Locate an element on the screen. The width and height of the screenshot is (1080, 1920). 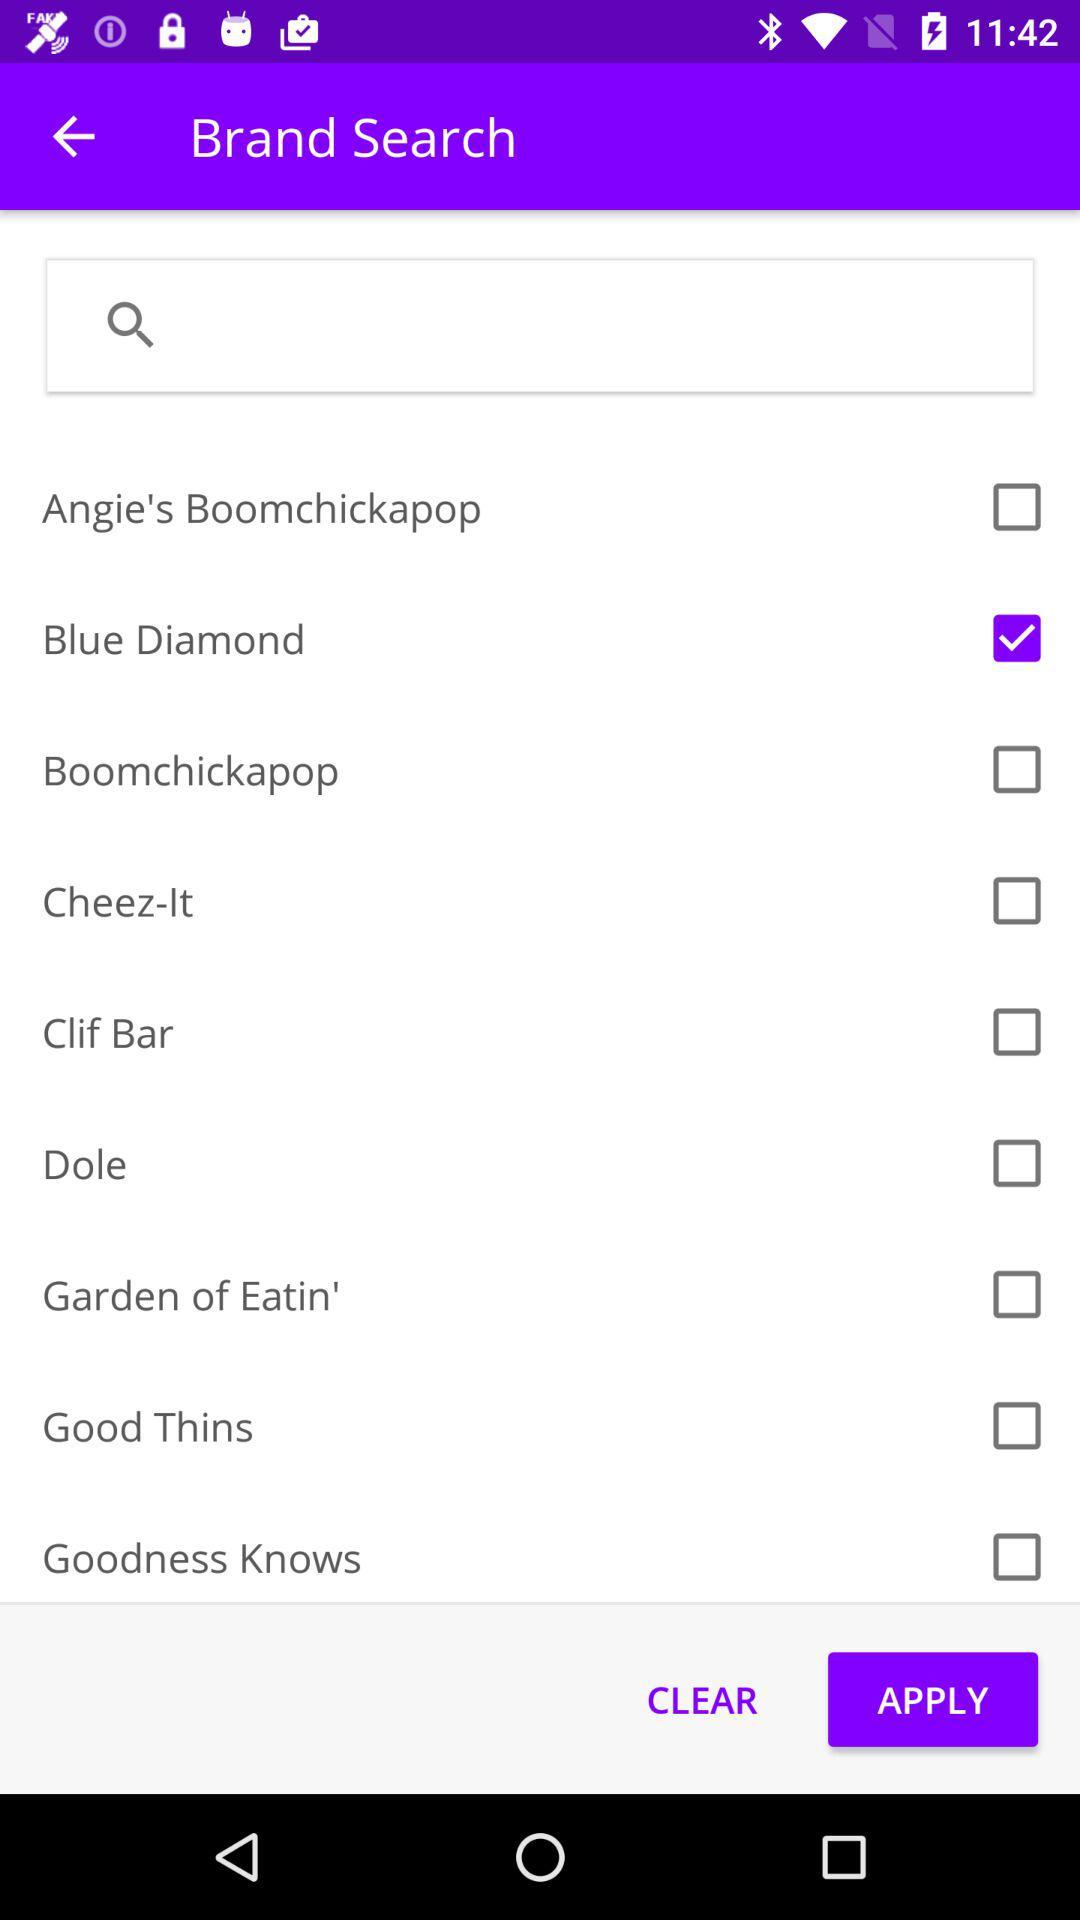
search function bar is located at coordinates (591, 325).